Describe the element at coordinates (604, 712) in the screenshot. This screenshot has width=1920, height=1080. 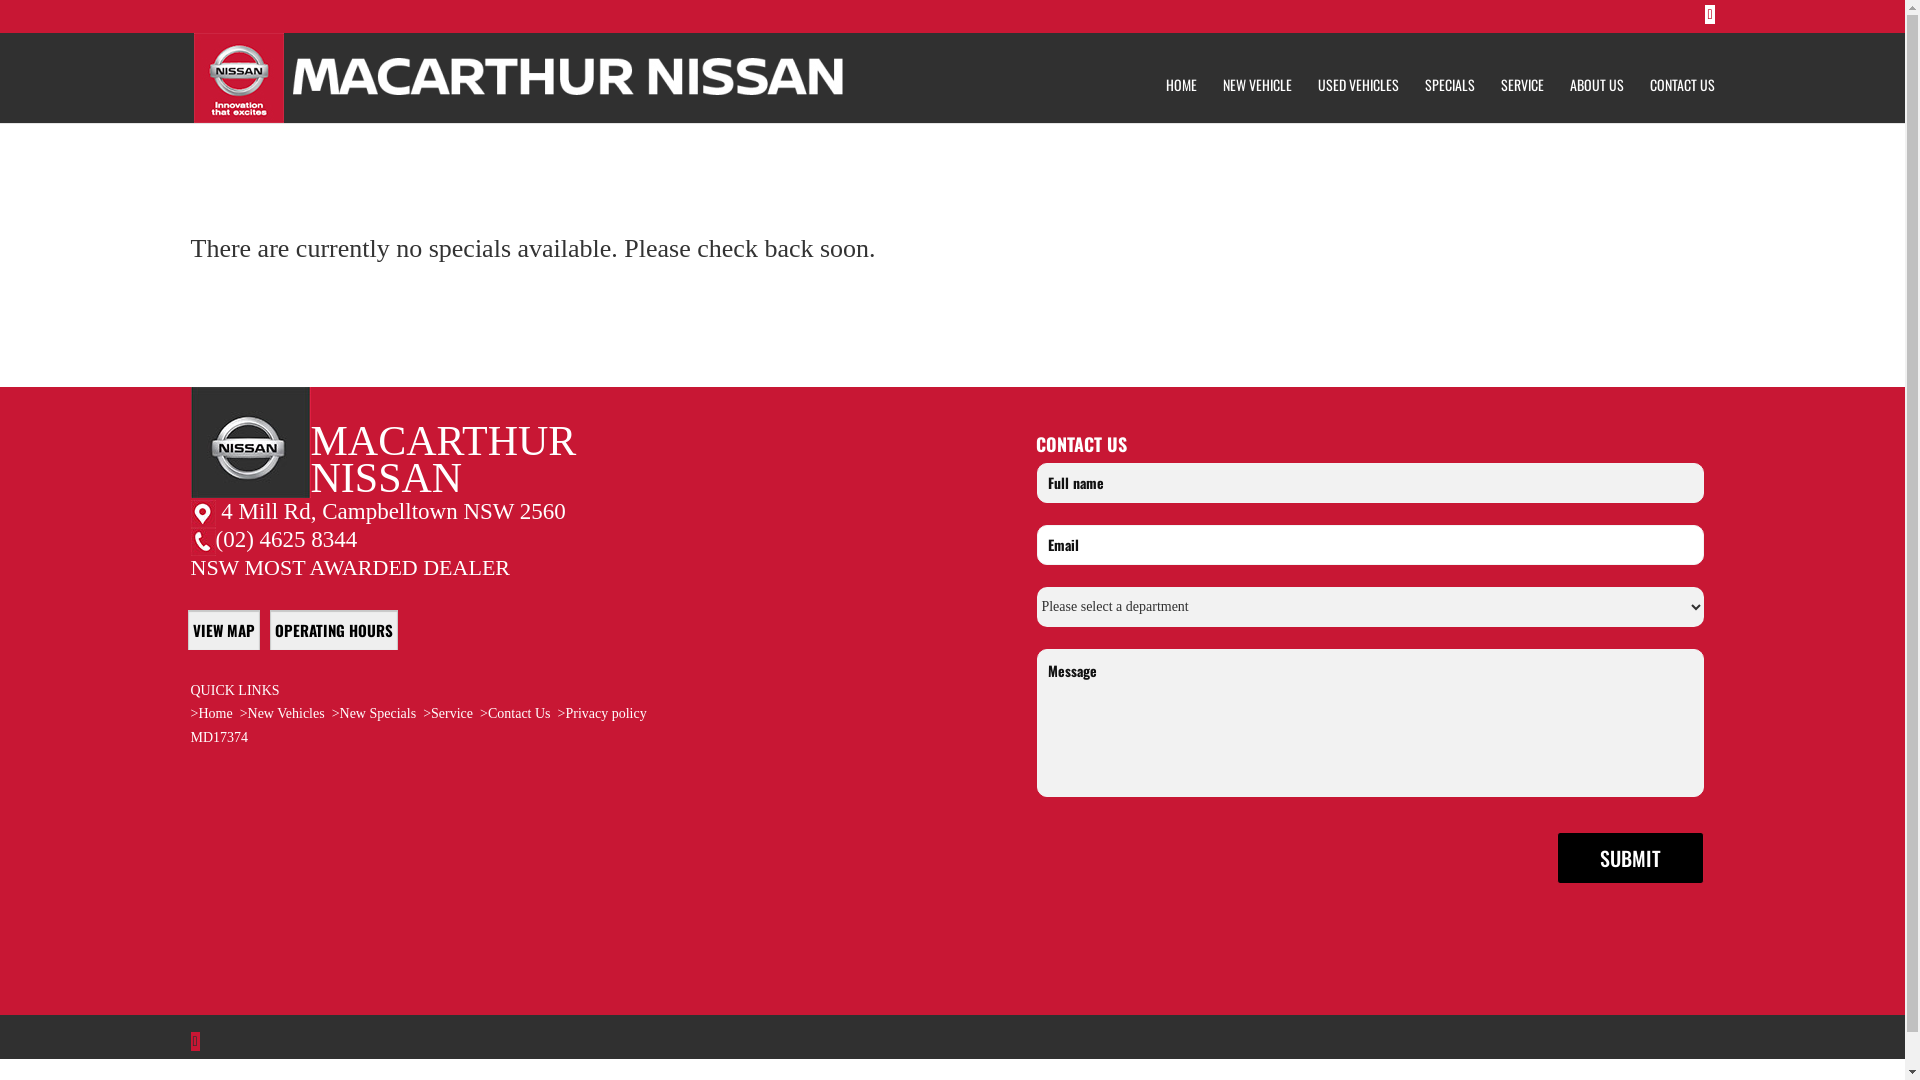
I see `'Privacy policy'` at that location.